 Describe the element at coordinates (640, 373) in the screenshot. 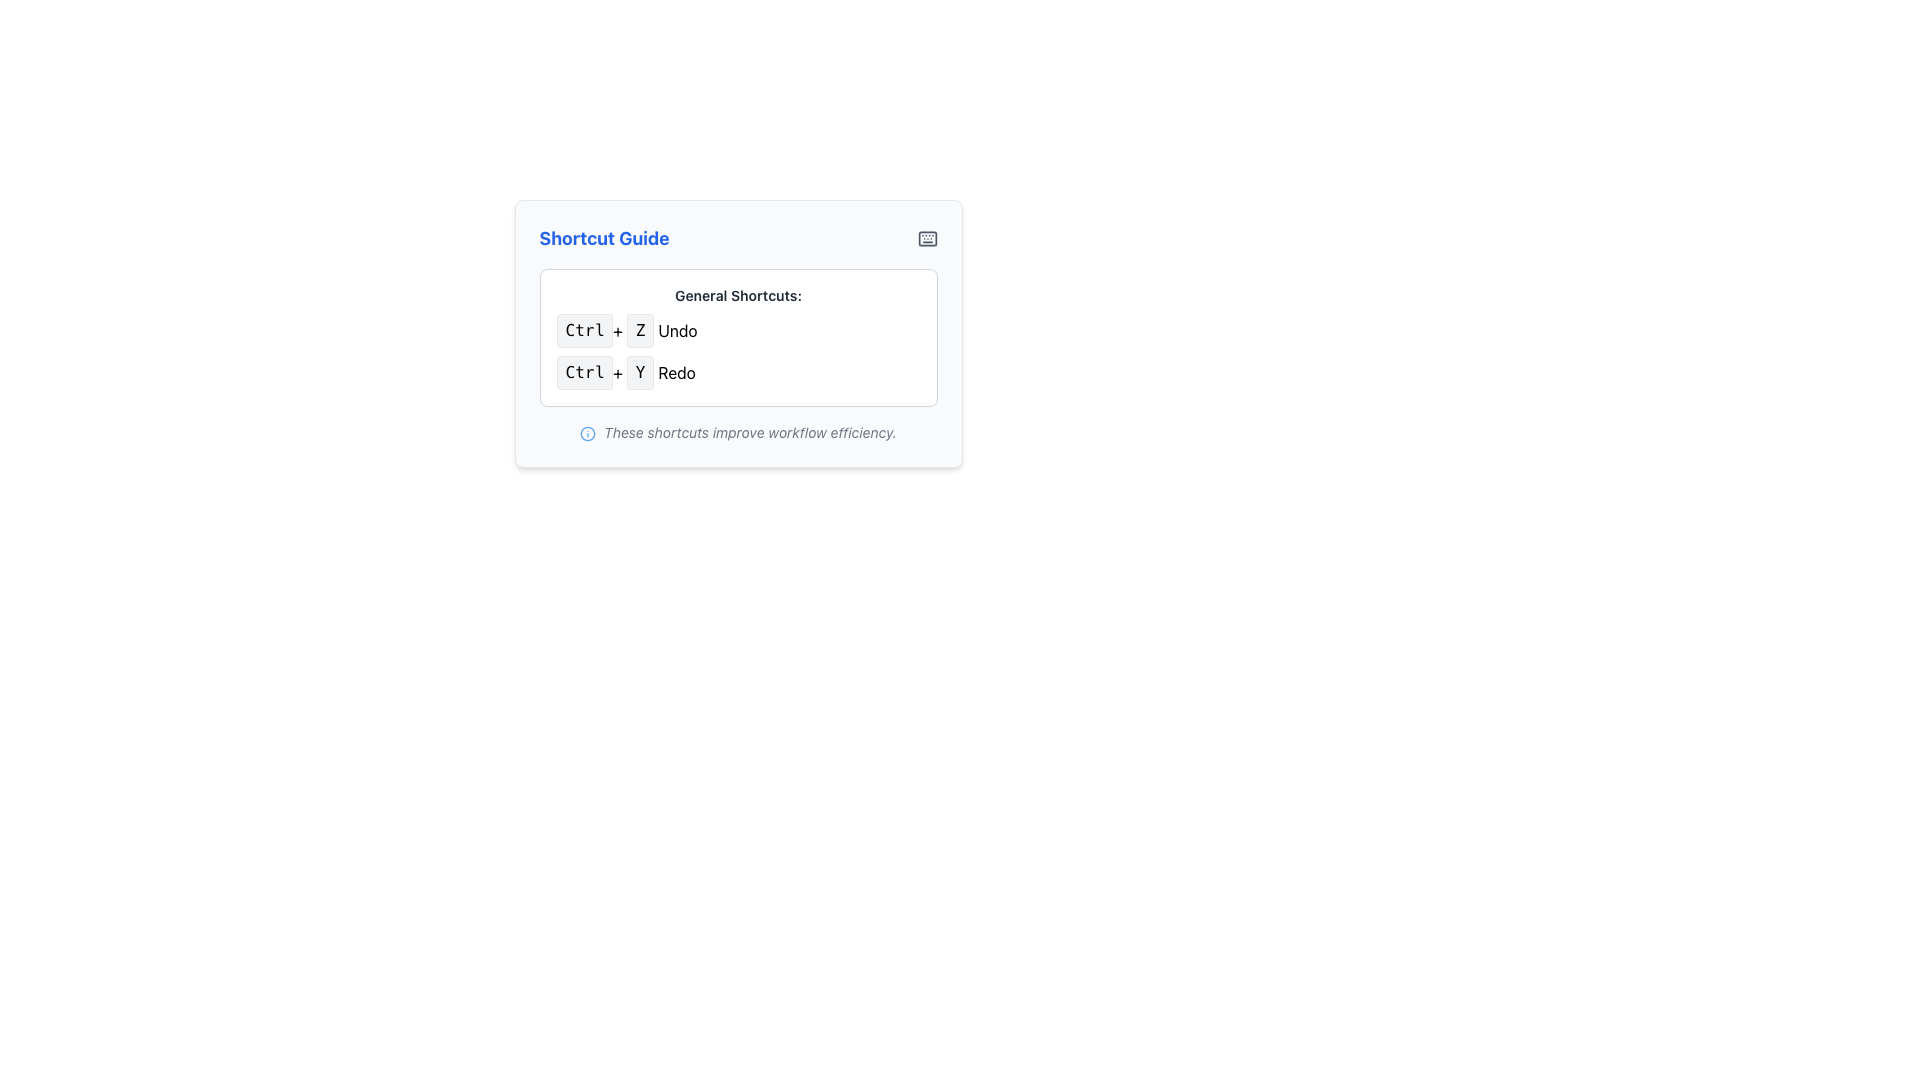

I see `the rectangular button labeled 'Y' in the keyboard shortcut representation, which is part of the 'Ctrl + Y' combination` at that location.